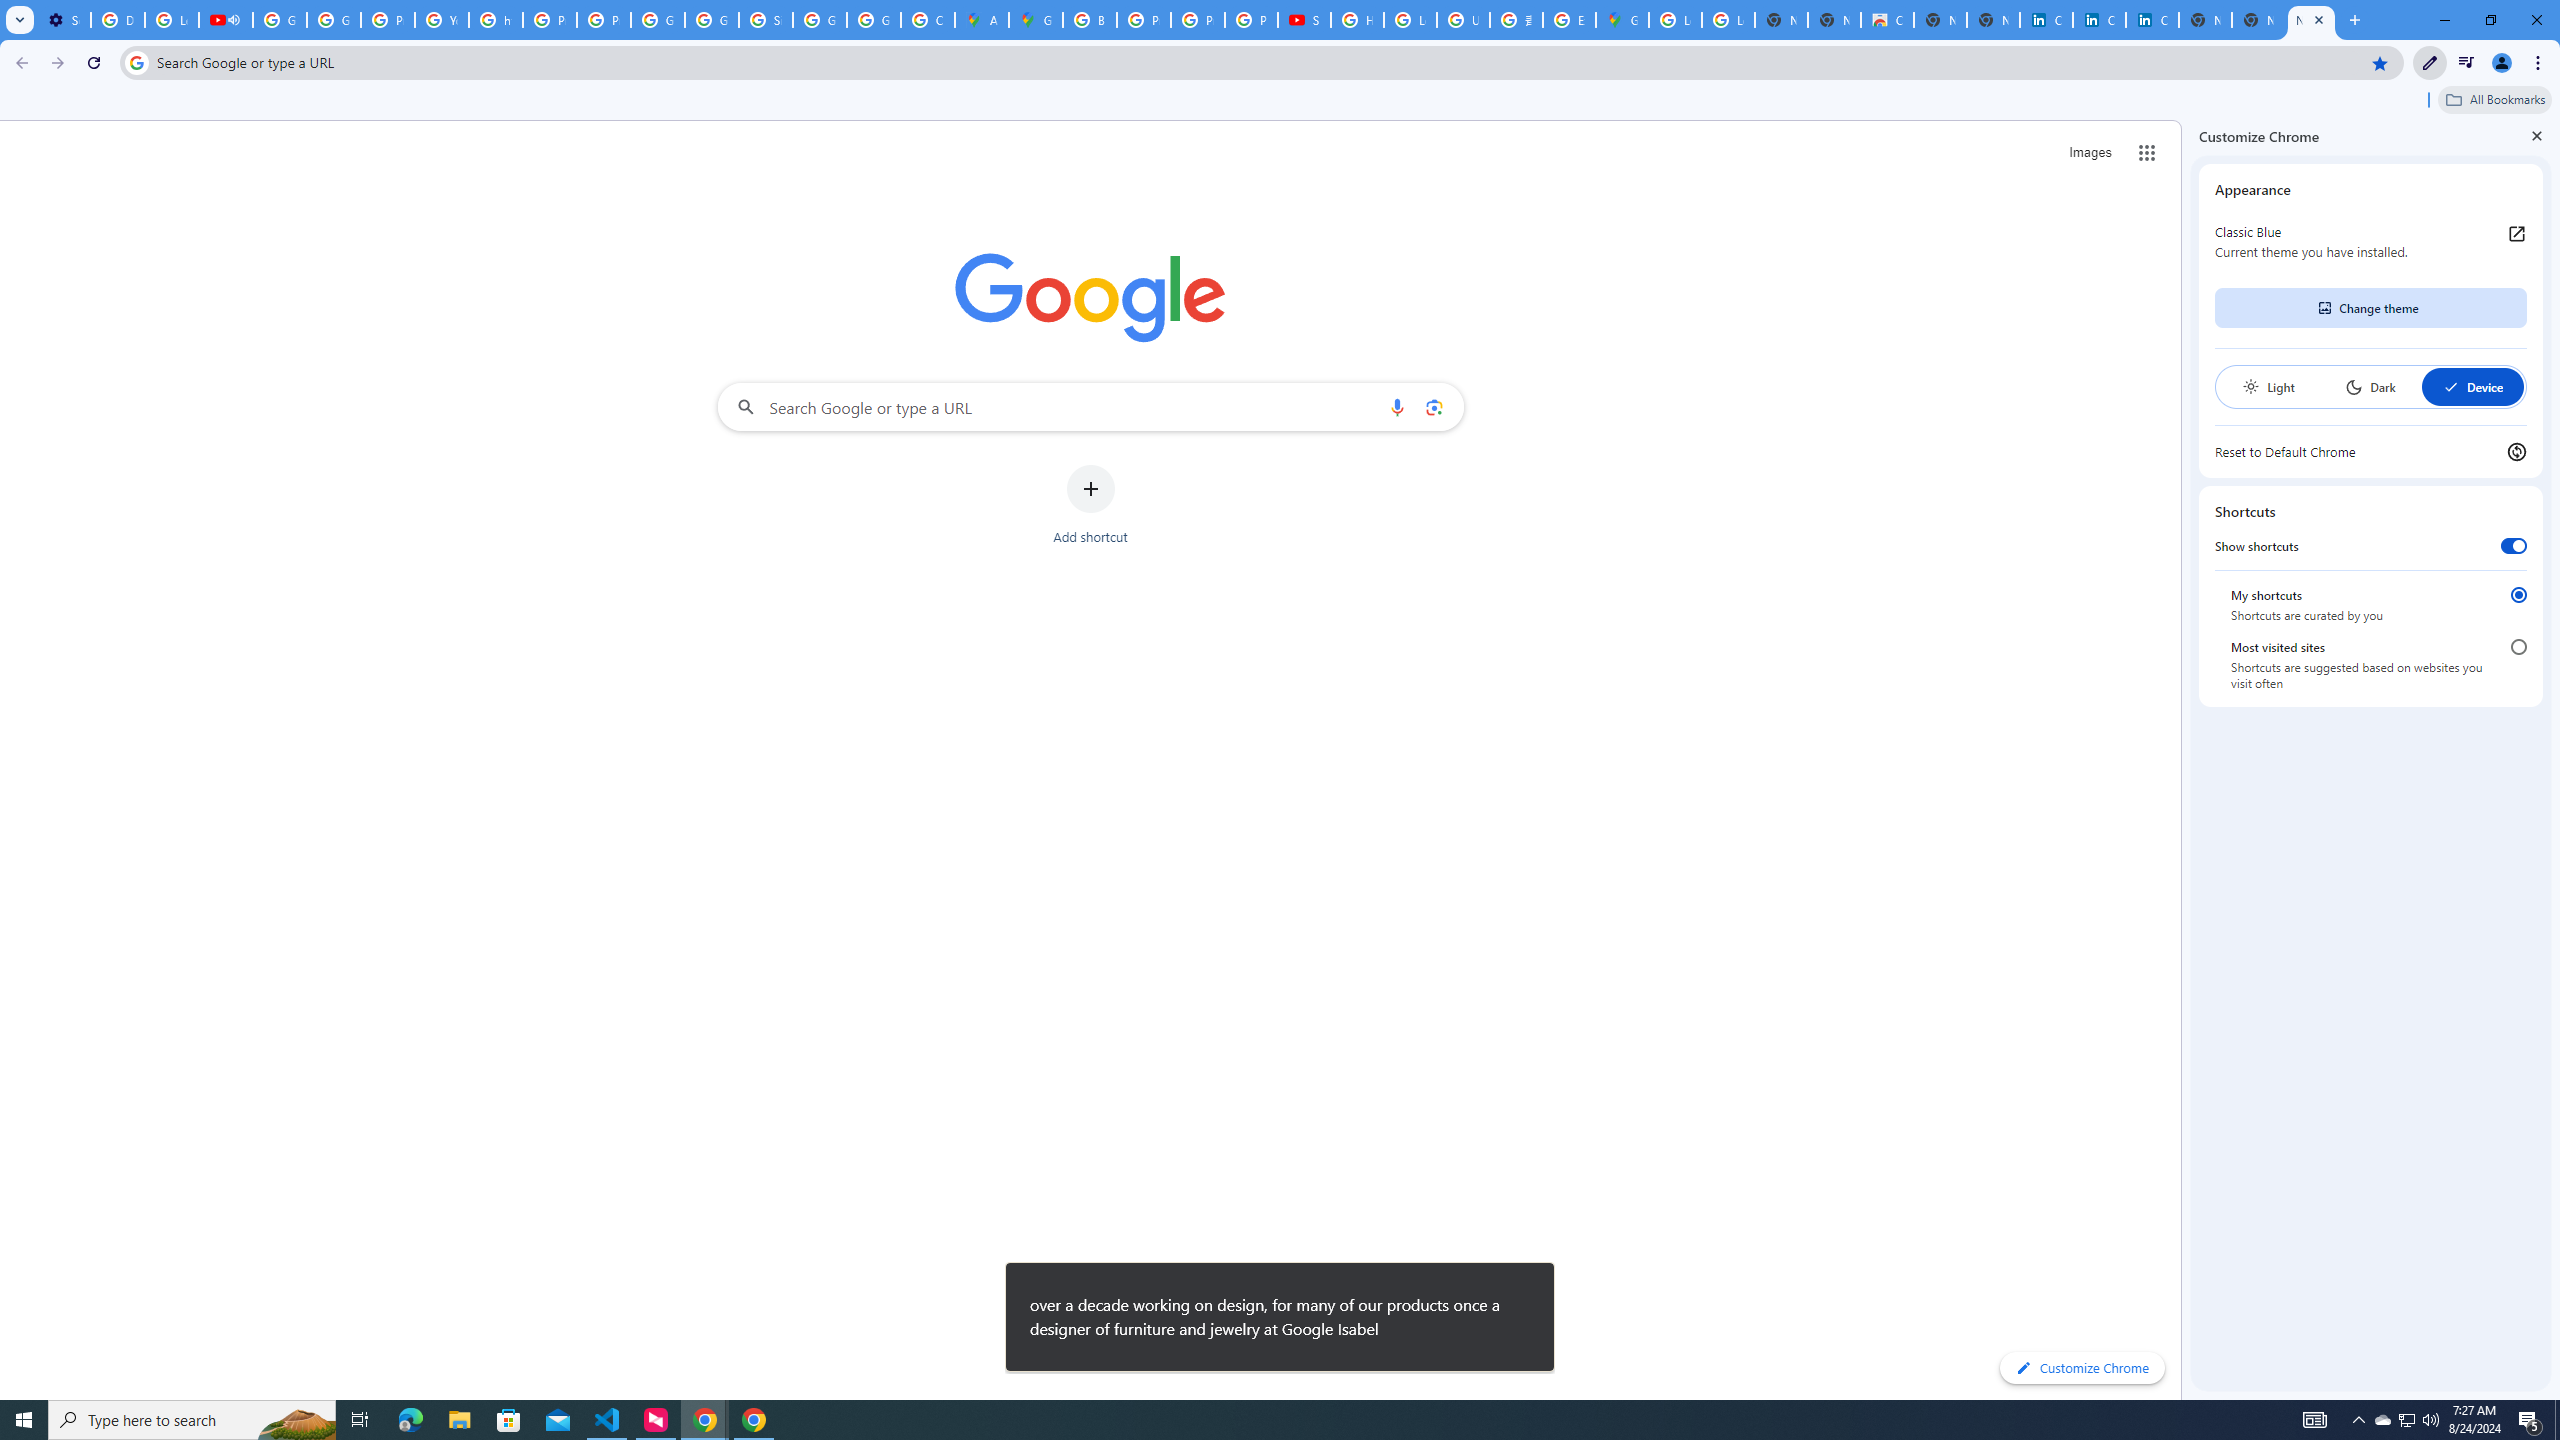  What do you see at coordinates (2185, 758) in the screenshot?
I see `'Side Panel Resize Handle'` at bounding box center [2185, 758].